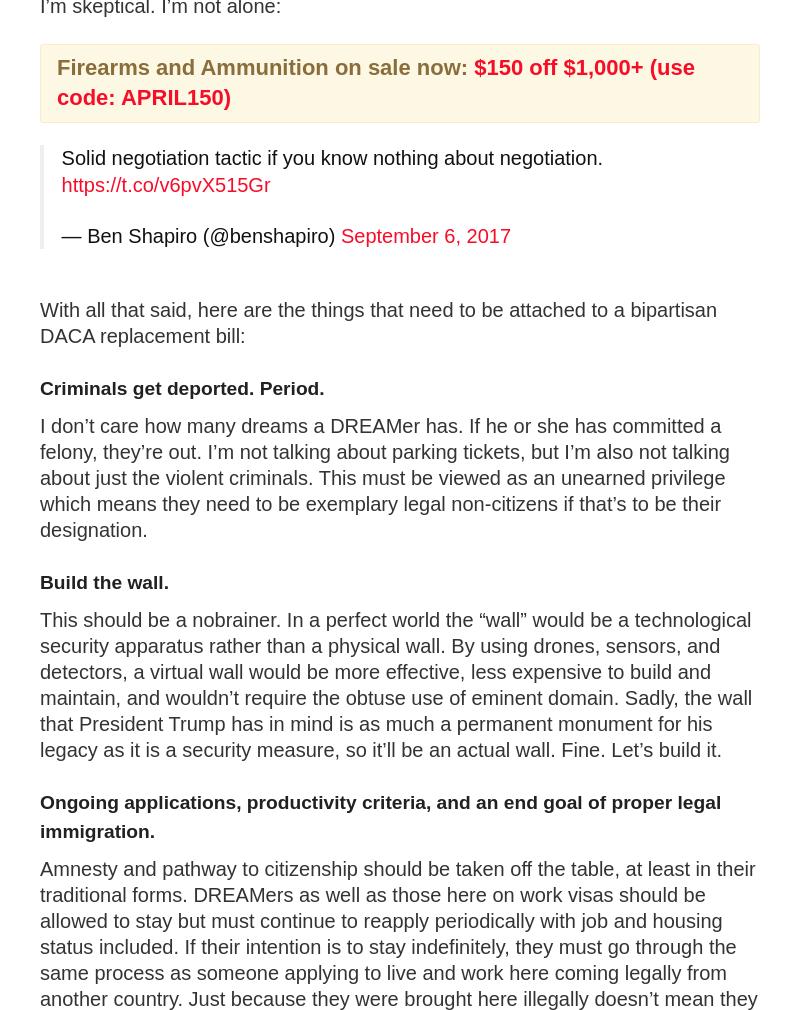 This screenshot has width=800, height=1010. Describe the element at coordinates (384, 478) in the screenshot. I see `'I don’t care how many dreams a DREAMer has. If he or she has committed a felony, they’re out. I’m not talking about parking tickets, but I’m also not talking about just the violent criminals. This must be viewed as an unearned privilege which means they need to be exemplary legal non-citizens if that’s to be their designation.'` at that location.